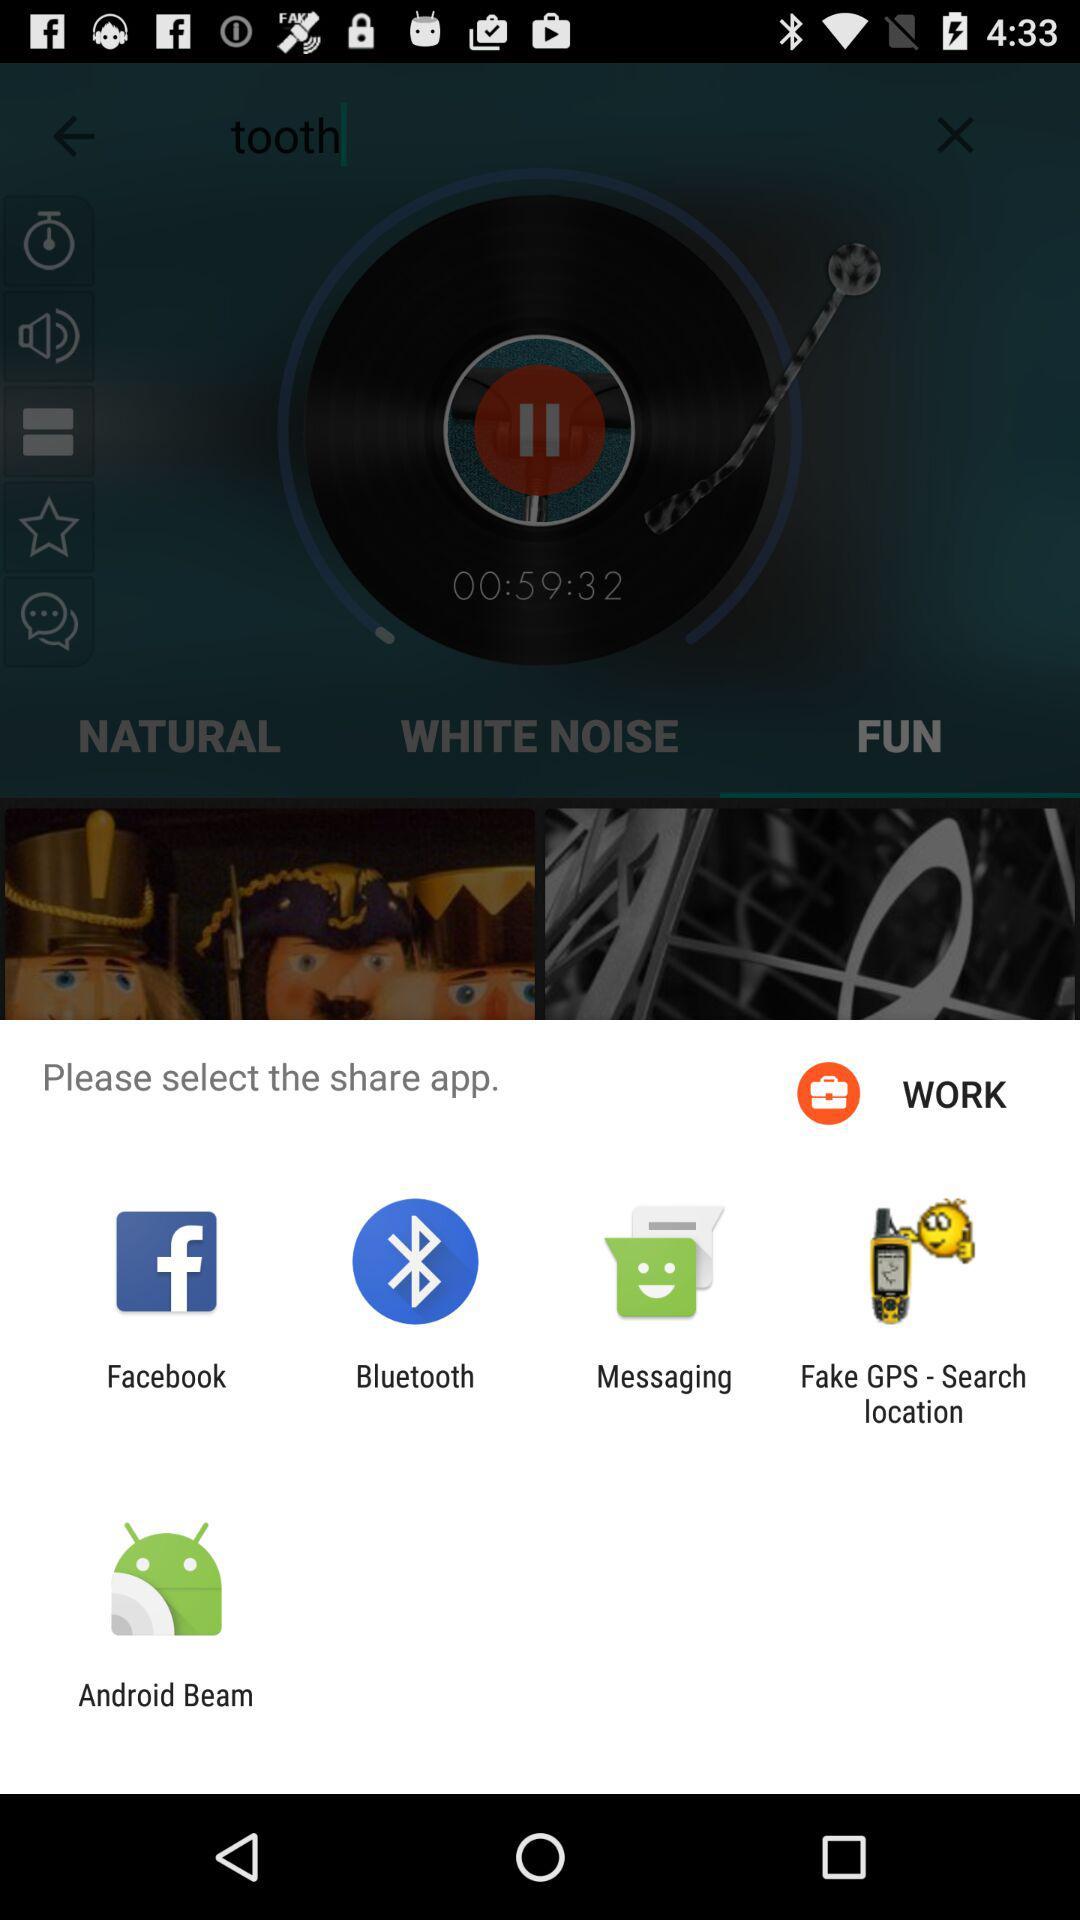  What do you see at coordinates (664, 1392) in the screenshot?
I see `the item next to the fake gps search item` at bounding box center [664, 1392].